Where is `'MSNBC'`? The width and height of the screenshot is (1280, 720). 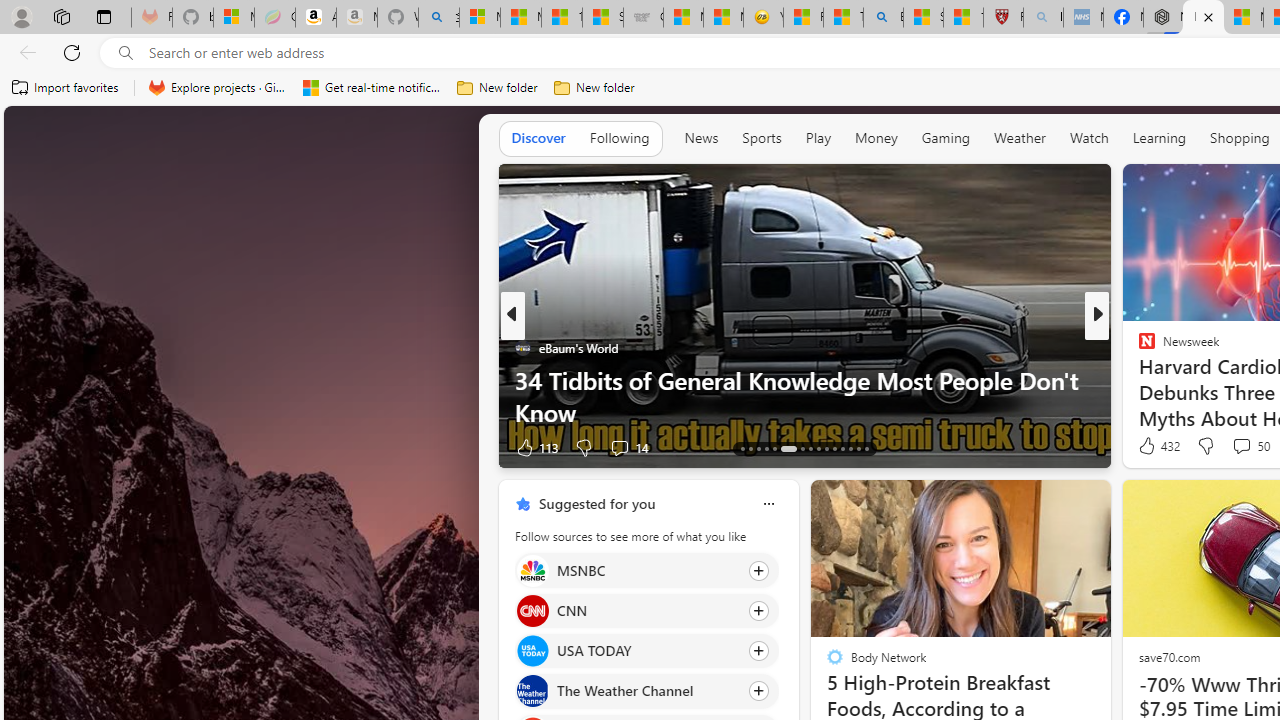 'MSNBC' is located at coordinates (532, 570).